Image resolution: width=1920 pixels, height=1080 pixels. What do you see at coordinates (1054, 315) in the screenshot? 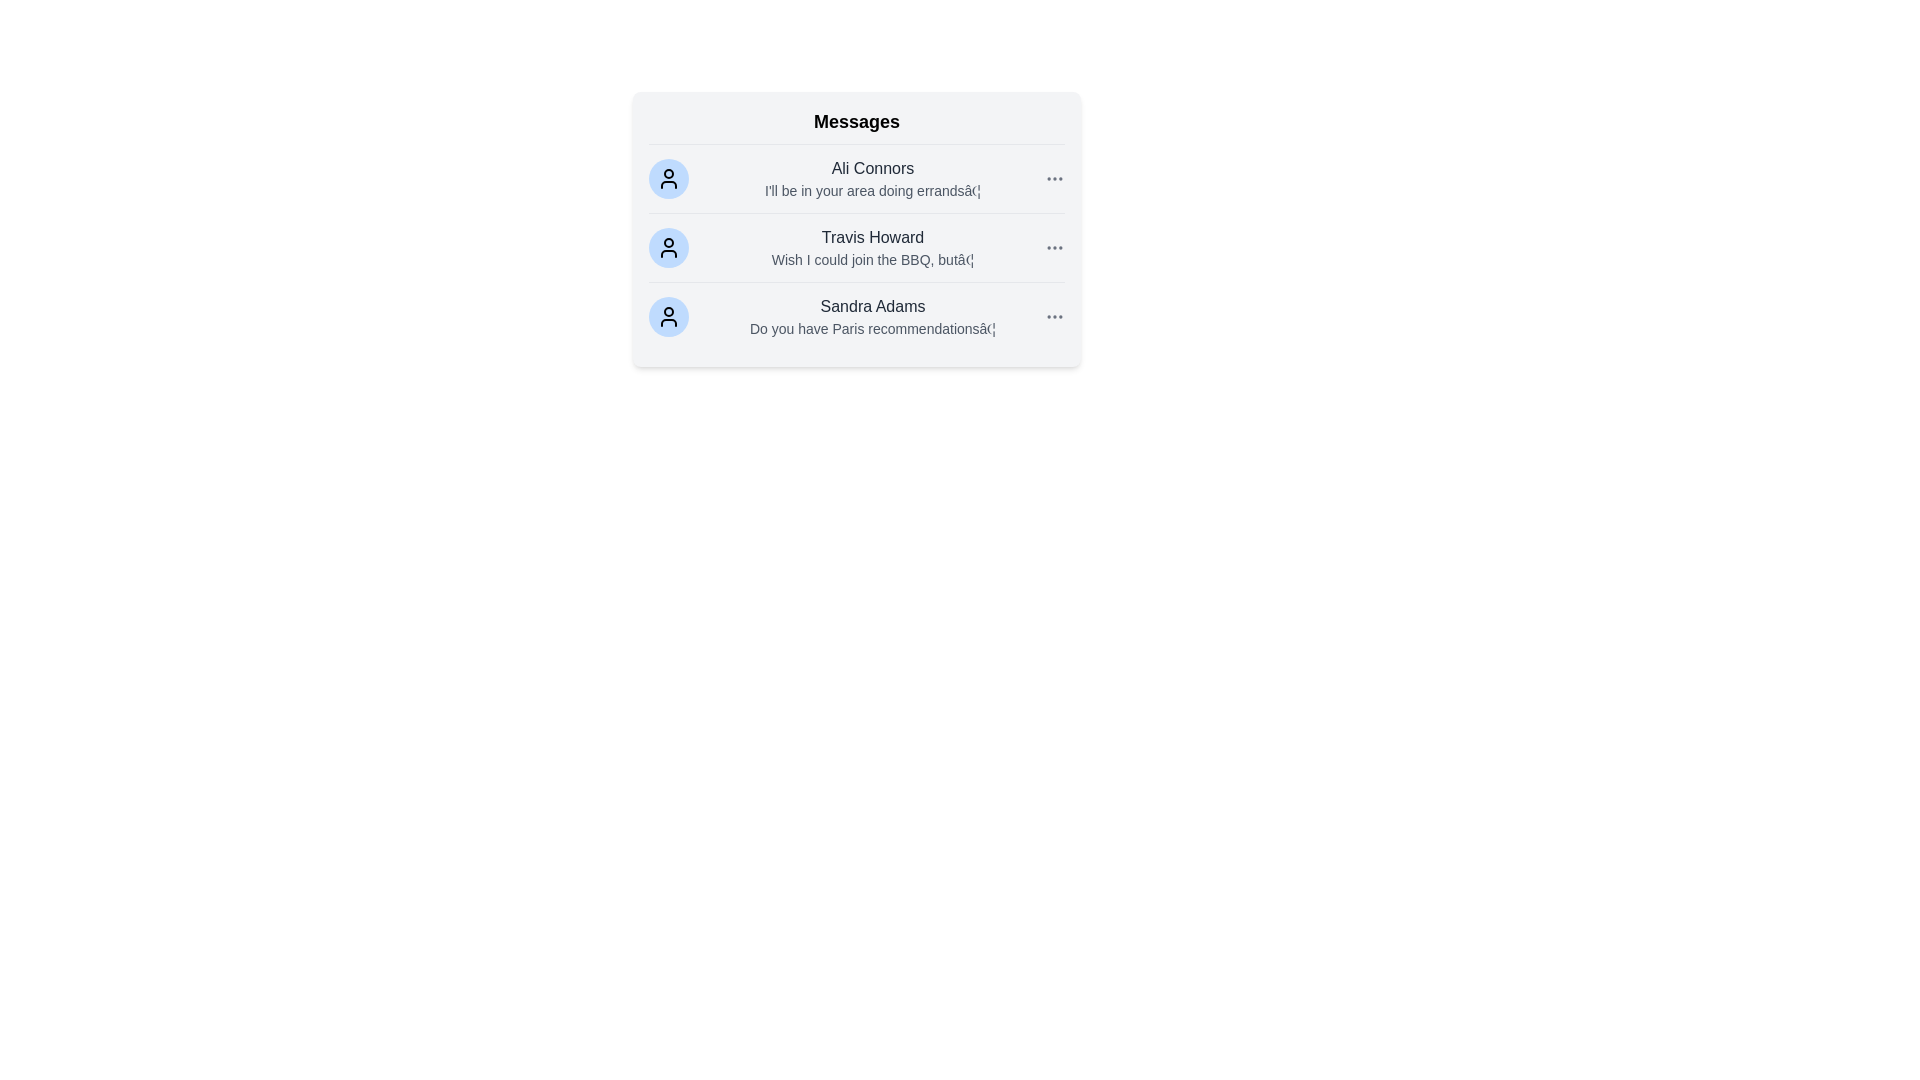
I see `the icon button consisting of three horizontal dots, located at the far-right side of the message from 'Sandra Adams'` at bounding box center [1054, 315].